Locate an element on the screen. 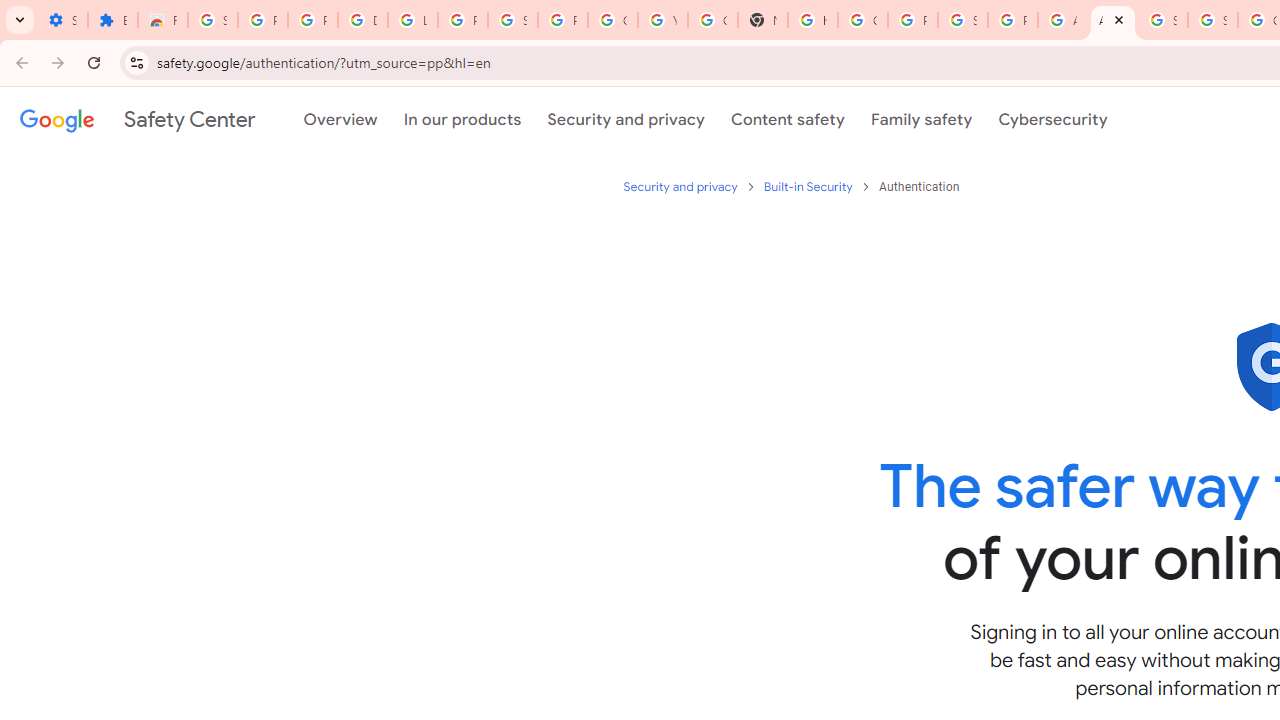  'Safety Center' is located at coordinates (136, 119).